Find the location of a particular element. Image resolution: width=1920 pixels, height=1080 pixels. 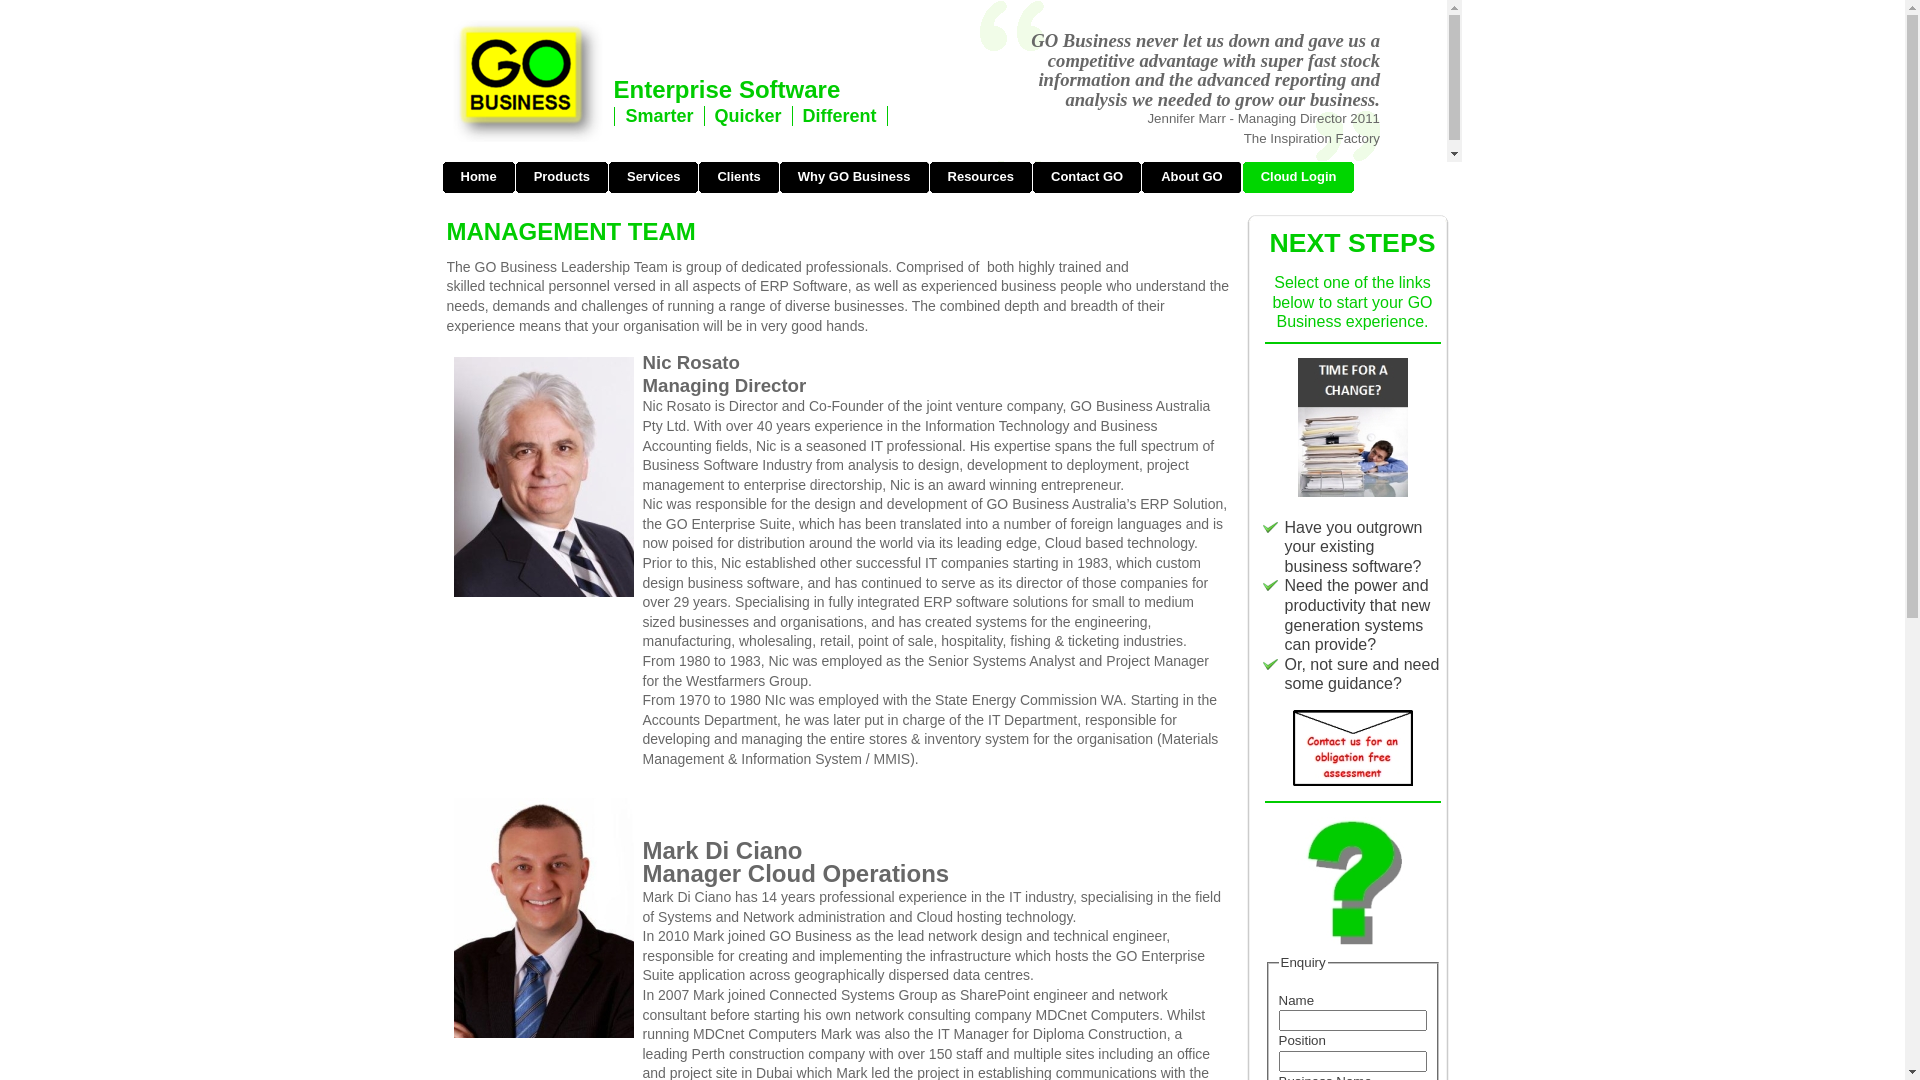

'Quicker' is located at coordinates (715, 115).